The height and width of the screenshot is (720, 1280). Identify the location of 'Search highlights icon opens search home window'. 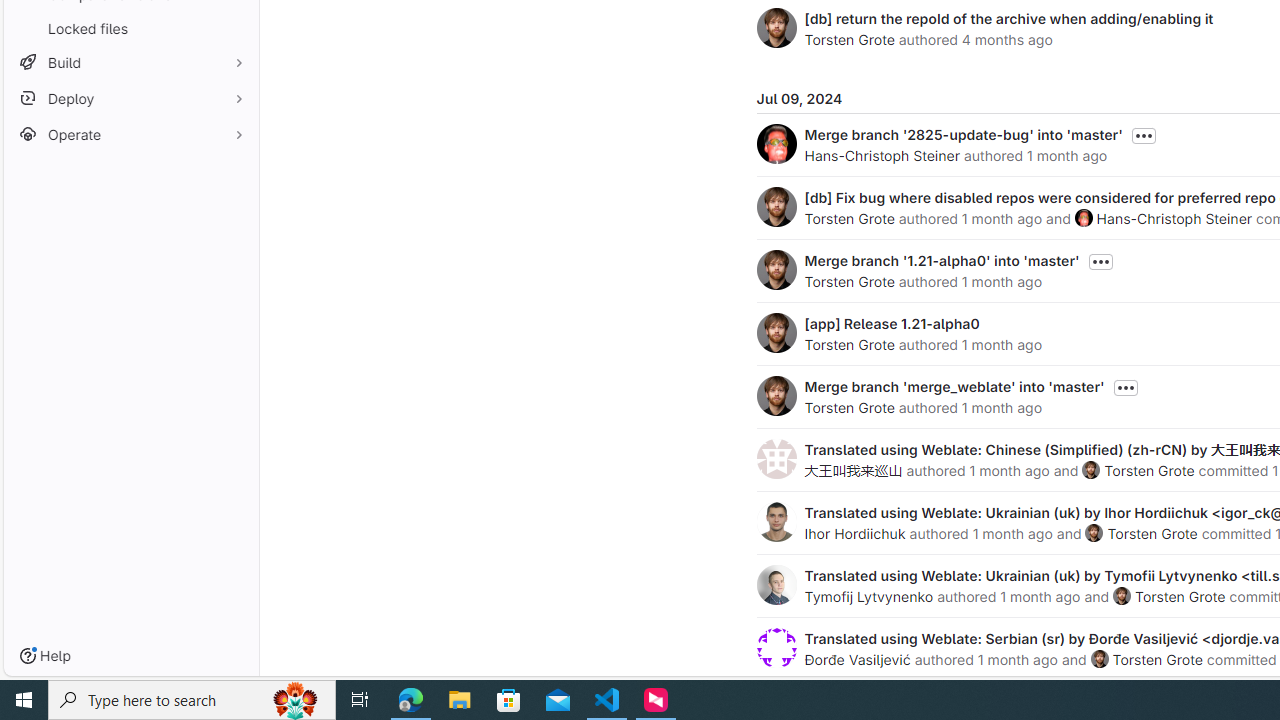
(294, 698).